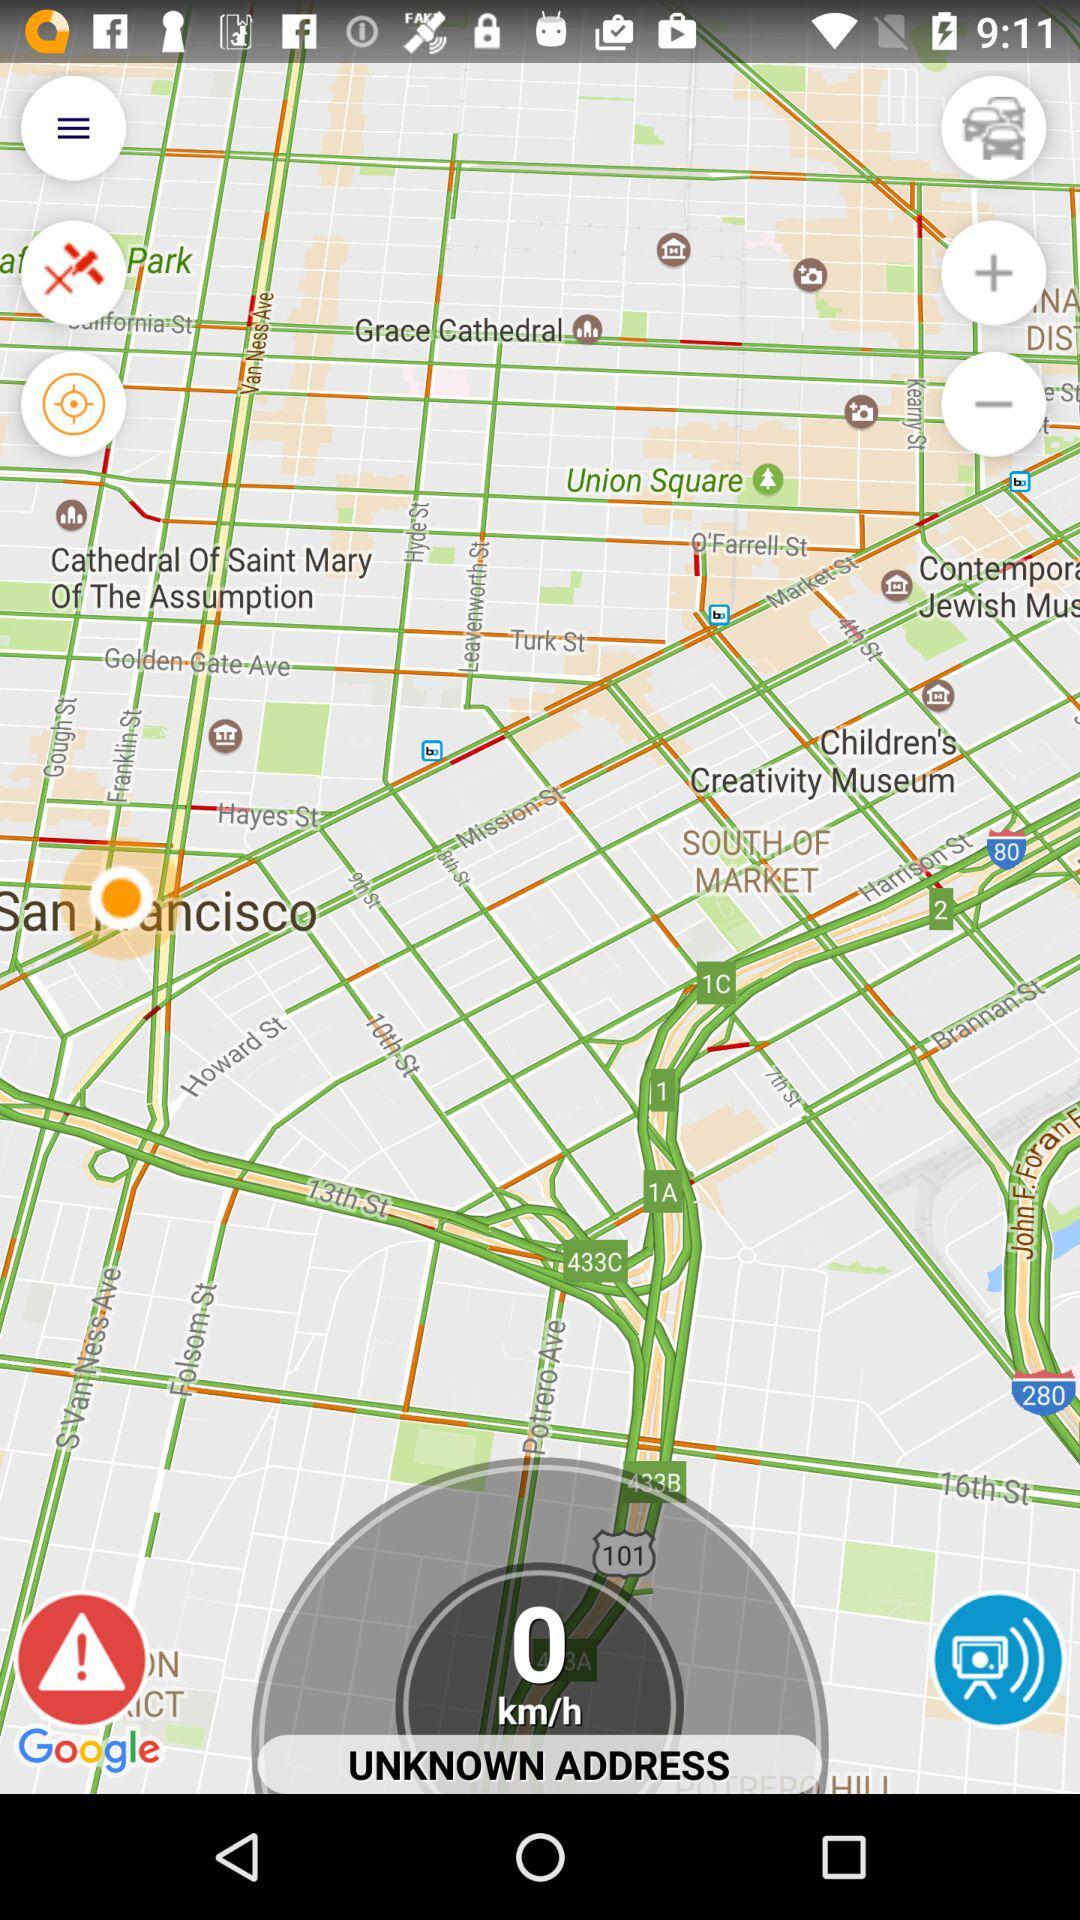  What do you see at coordinates (993, 291) in the screenshot?
I see `the add icon` at bounding box center [993, 291].